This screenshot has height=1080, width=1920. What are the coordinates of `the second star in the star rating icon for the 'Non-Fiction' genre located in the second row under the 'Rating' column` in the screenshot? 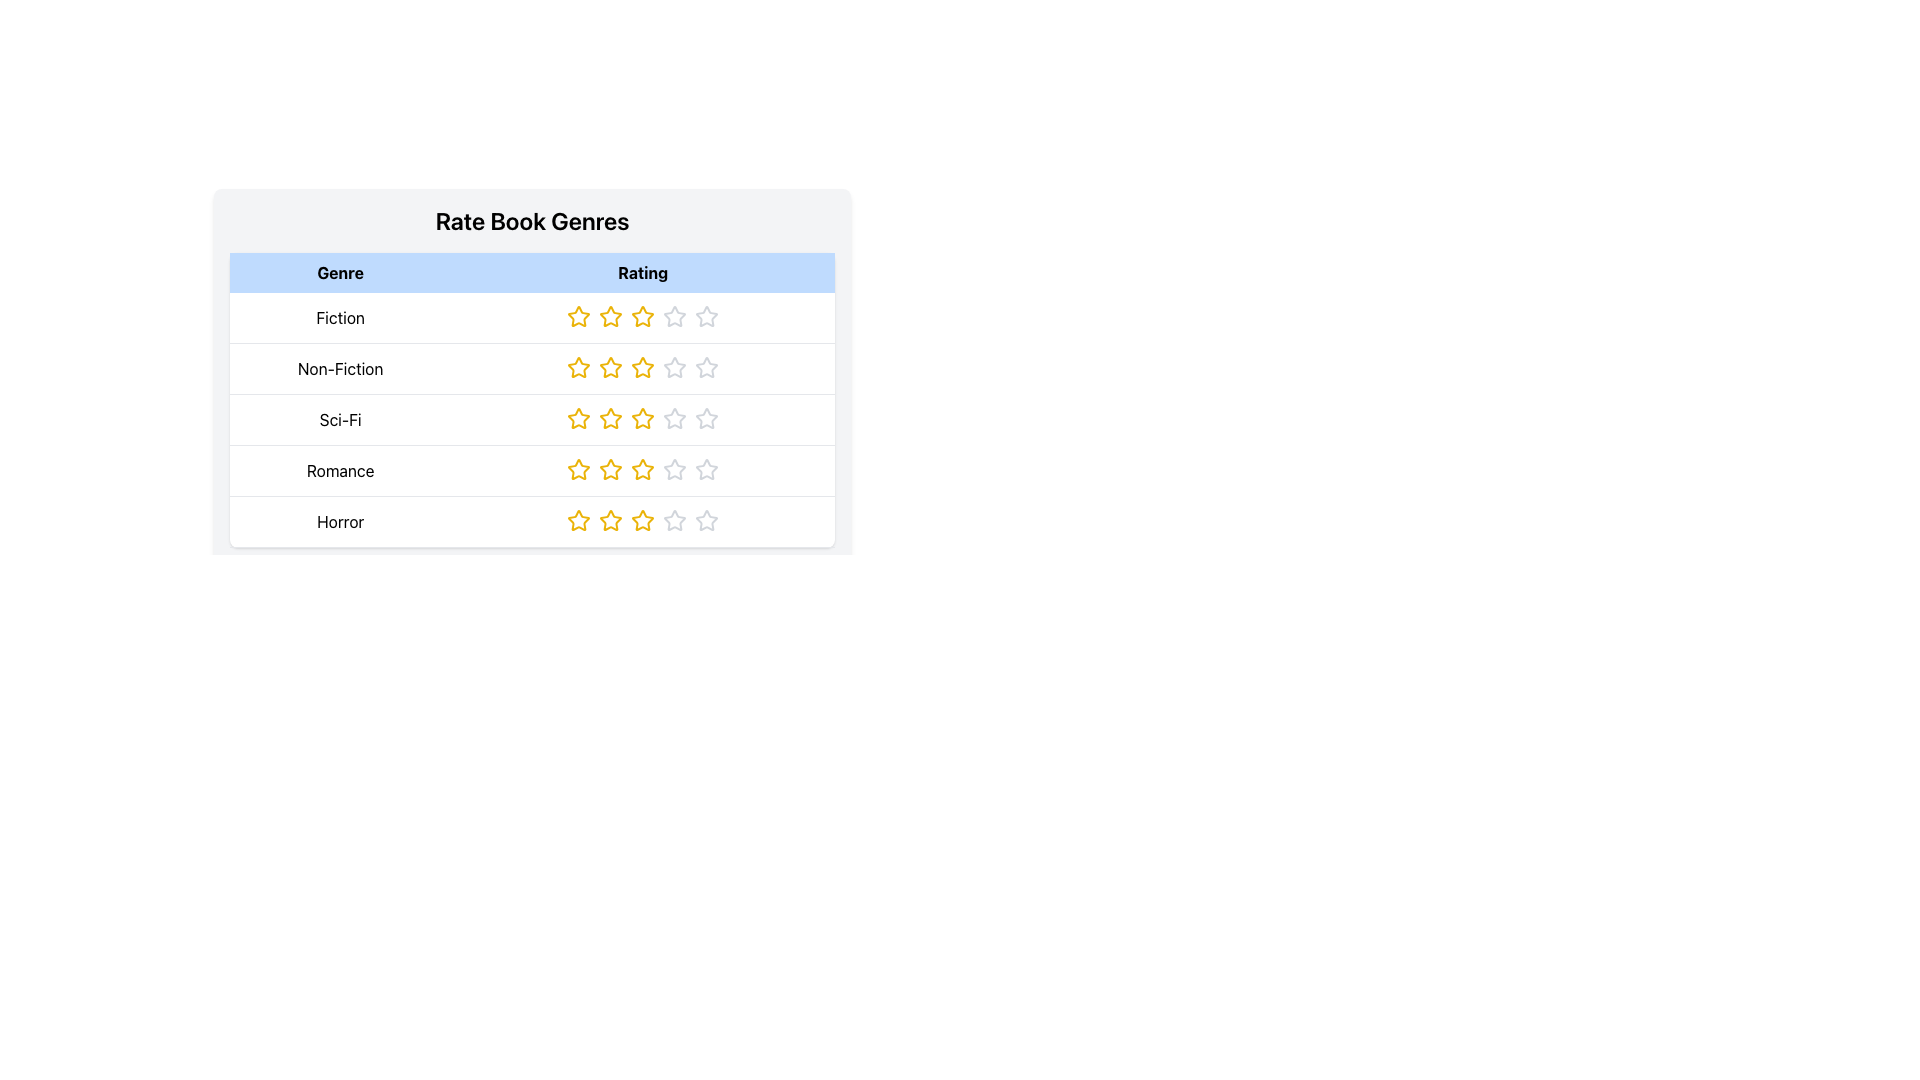 It's located at (610, 367).